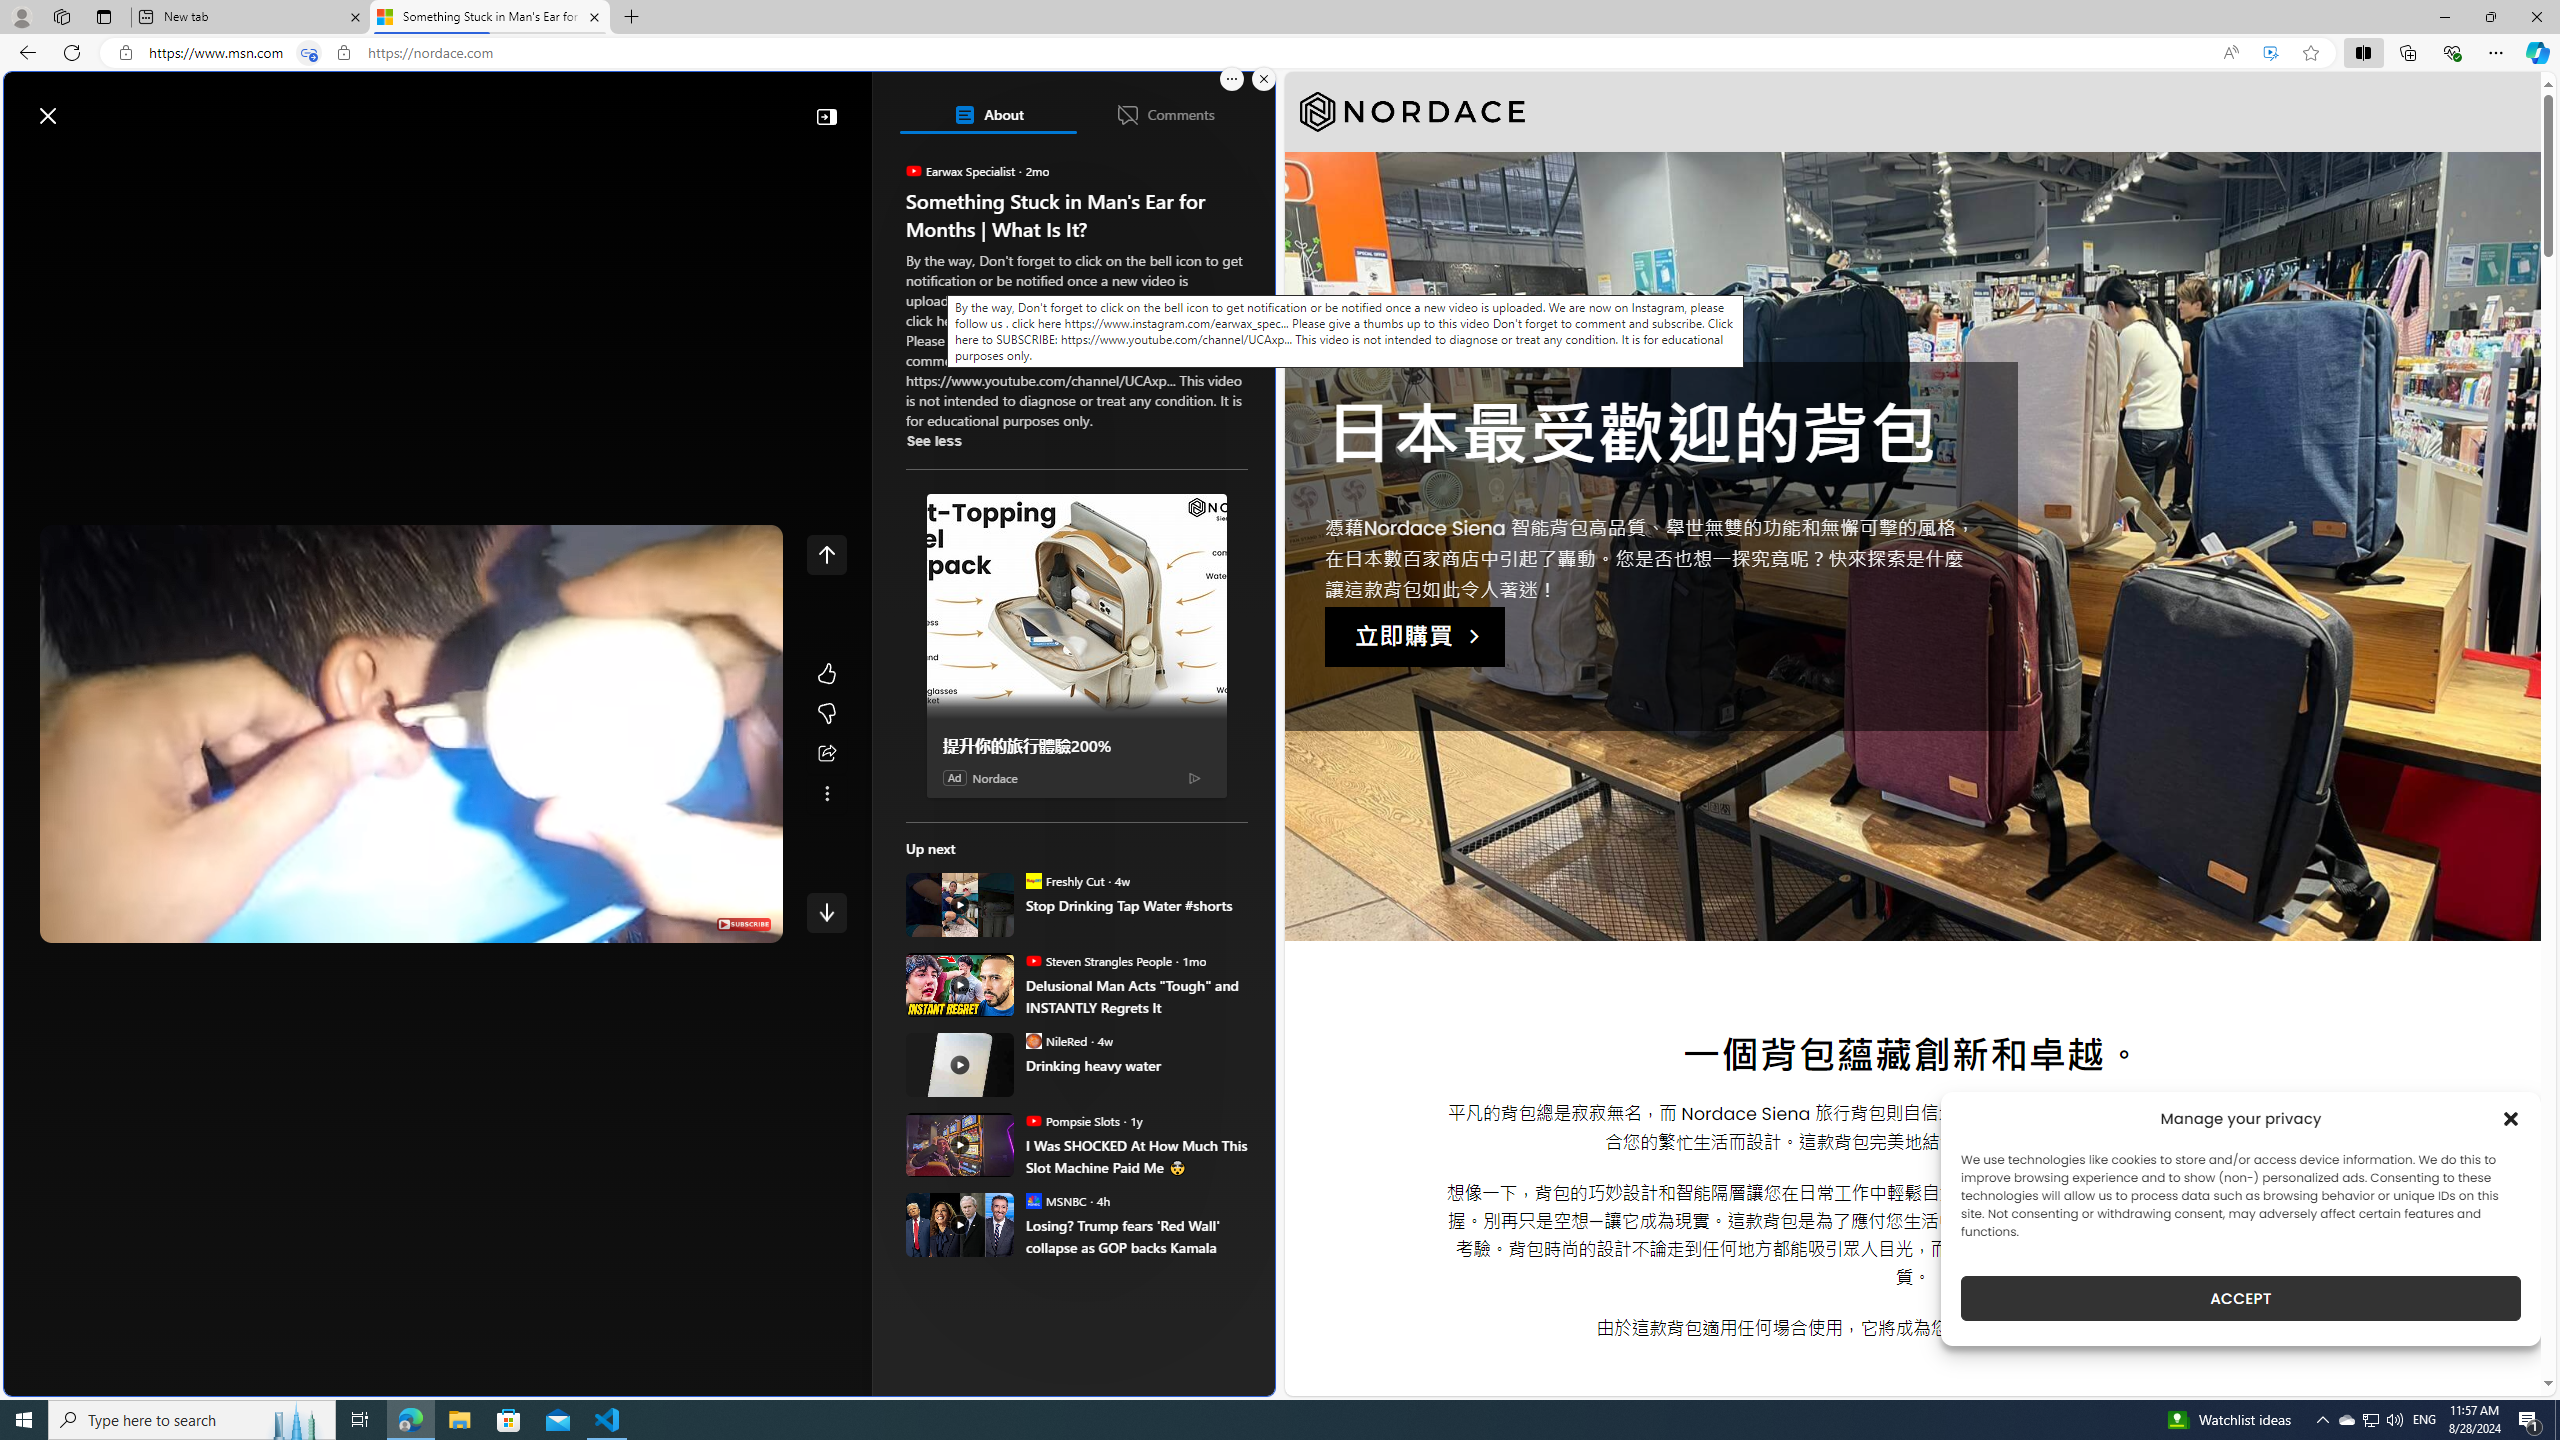 The height and width of the screenshot is (1440, 2560). I want to click on 'Stop Drinking Tap Water #shorts', so click(1136, 904).